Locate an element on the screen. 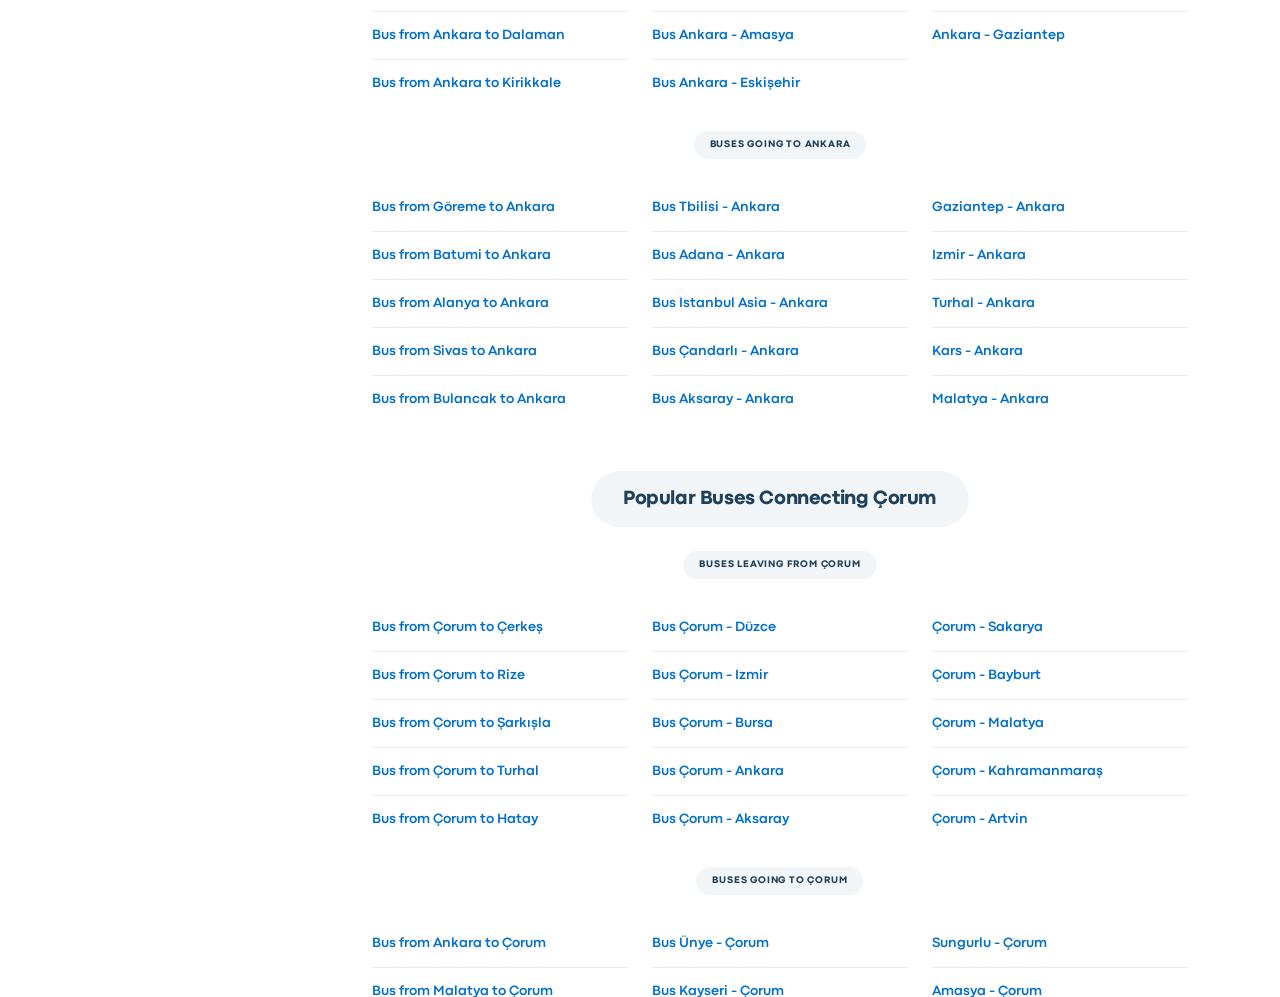 The height and width of the screenshot is (997, 1280). 'Bus Istanbul Asia - Ankara' is located at coordinates (737, 301).